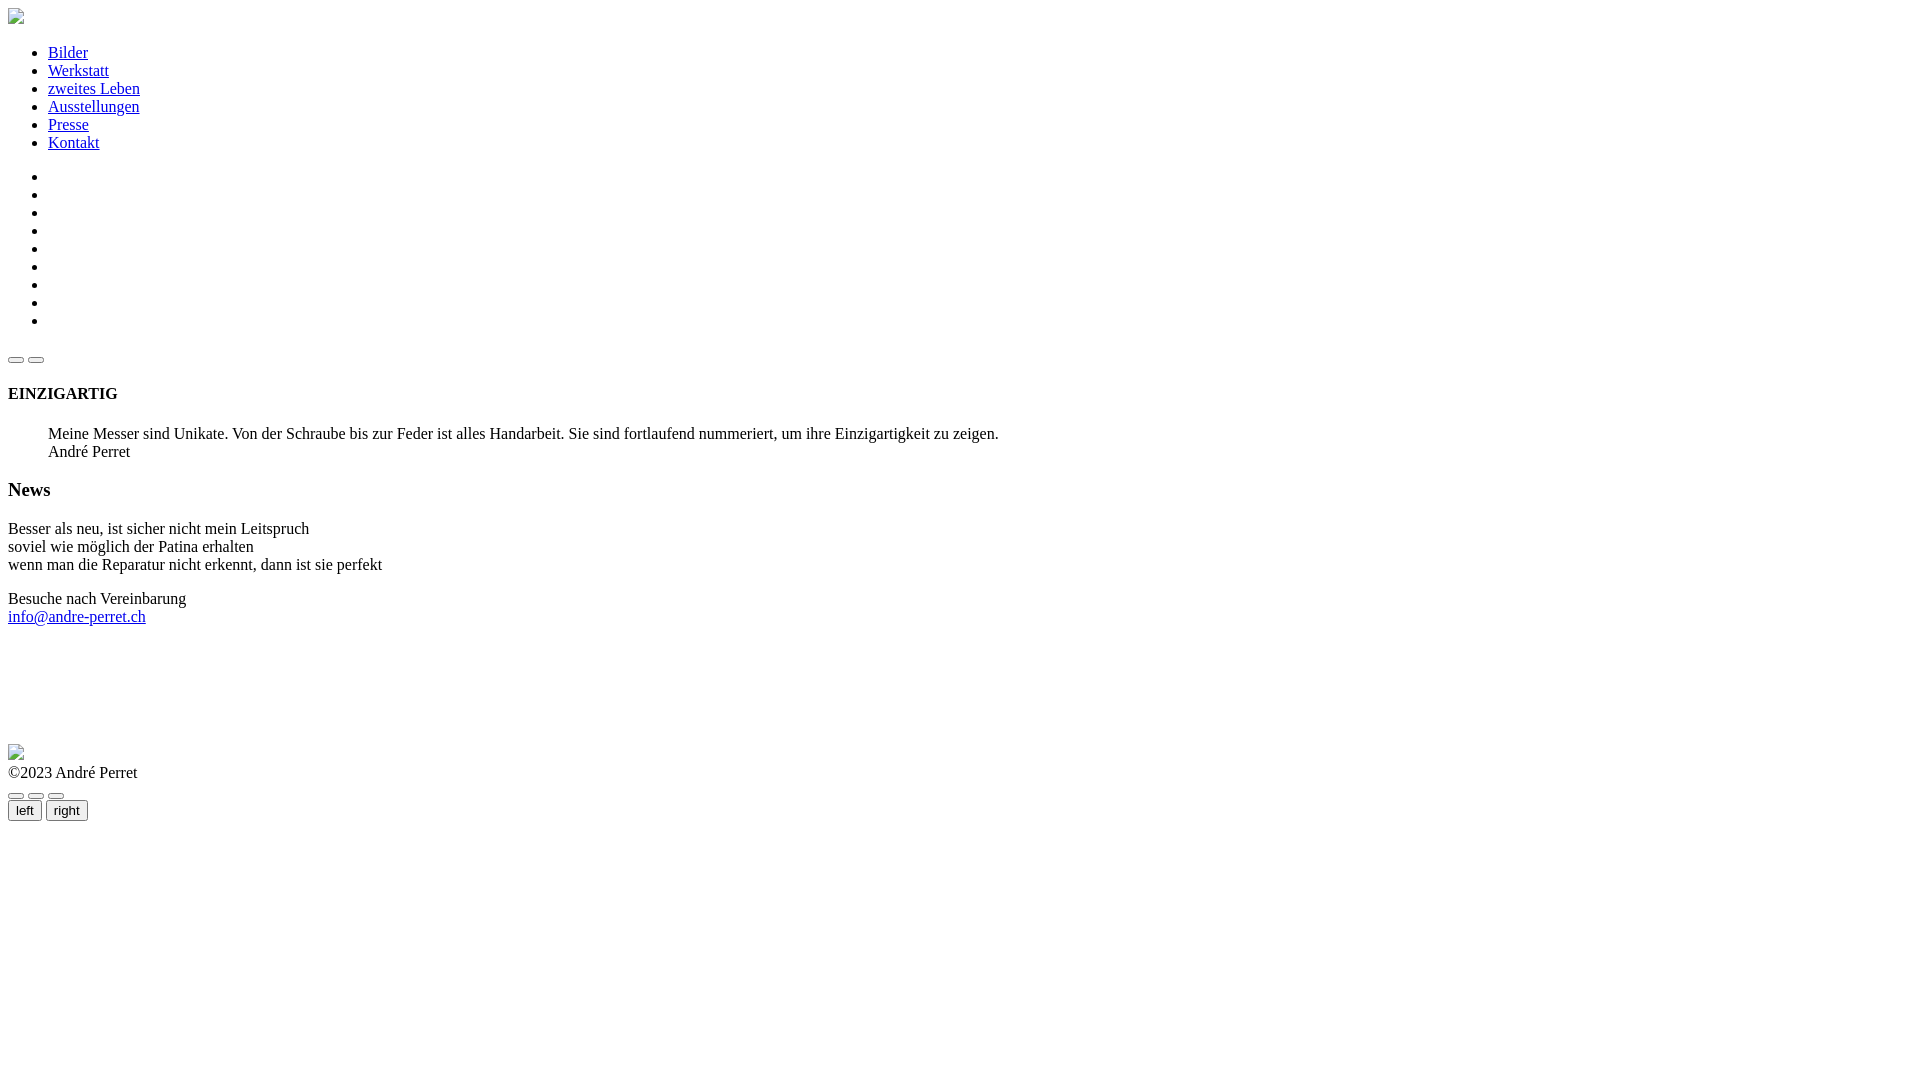 The width and height of the screenshot is (1920, 1080). Describe the element at coordinates (93, 87) in the screenshot. I see `'zweites Leben'` at that location.